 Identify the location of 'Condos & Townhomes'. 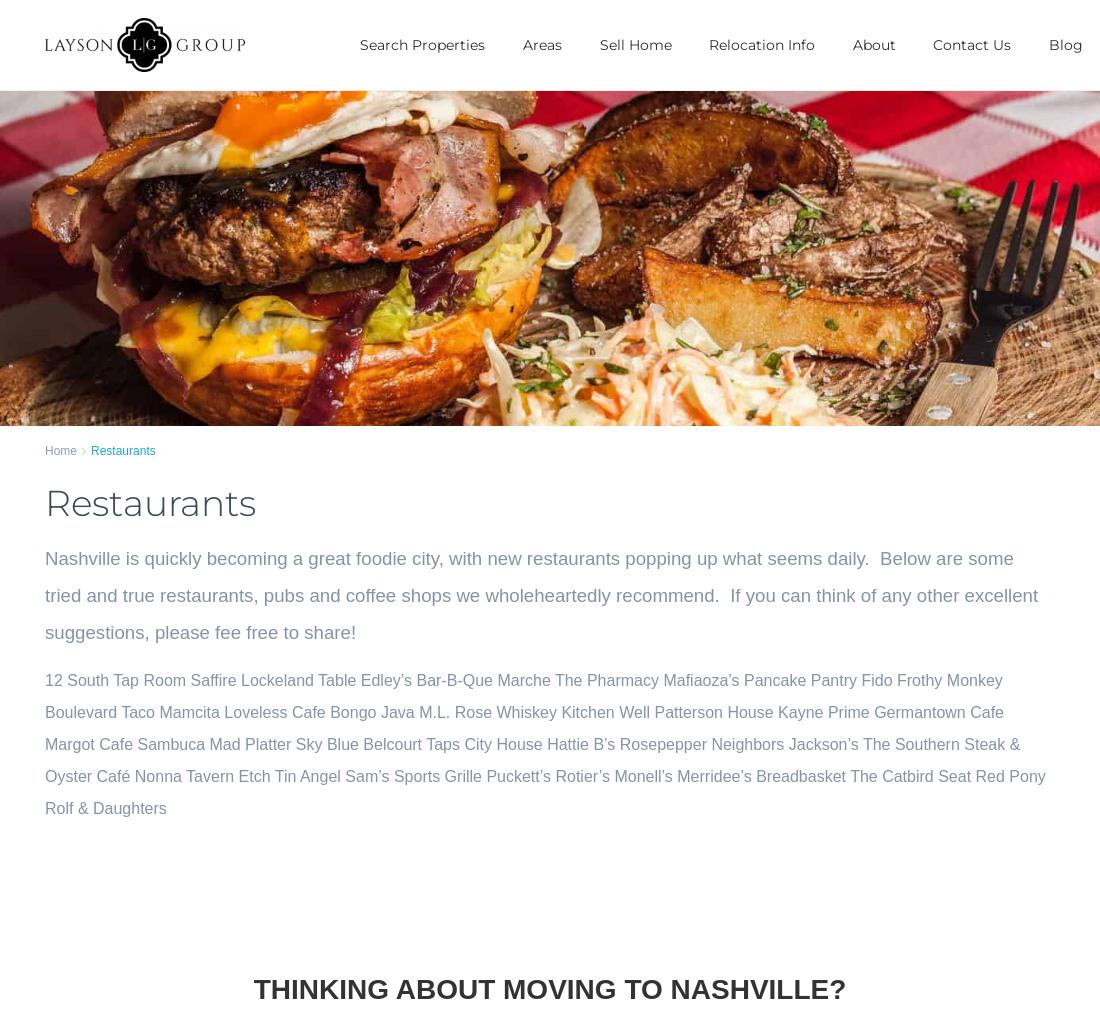
(360, 166).